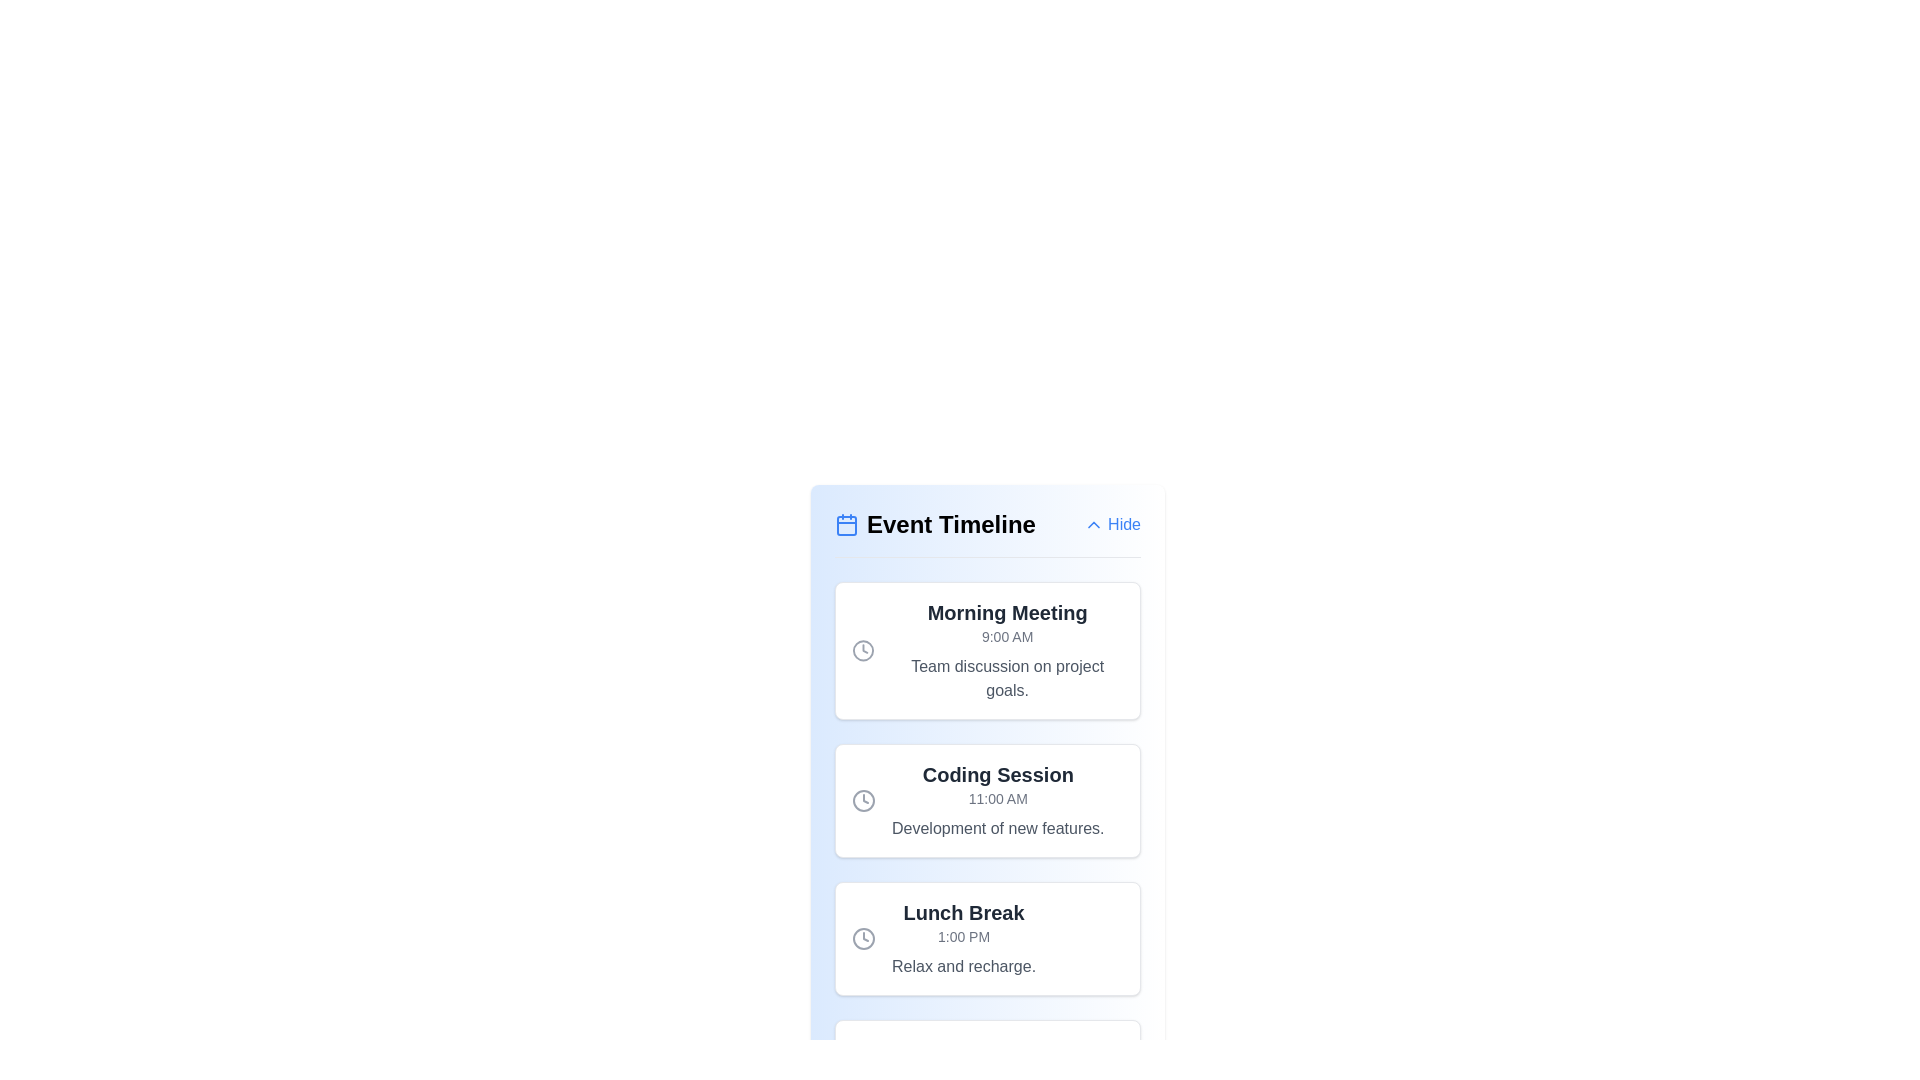 This screenshot has height=1080, width=1920. I want to click on the time indicator text label that is located beneath the headline 'Morning Meeting' and above the description 'Team discussion on project goals', so click(1007, 636).